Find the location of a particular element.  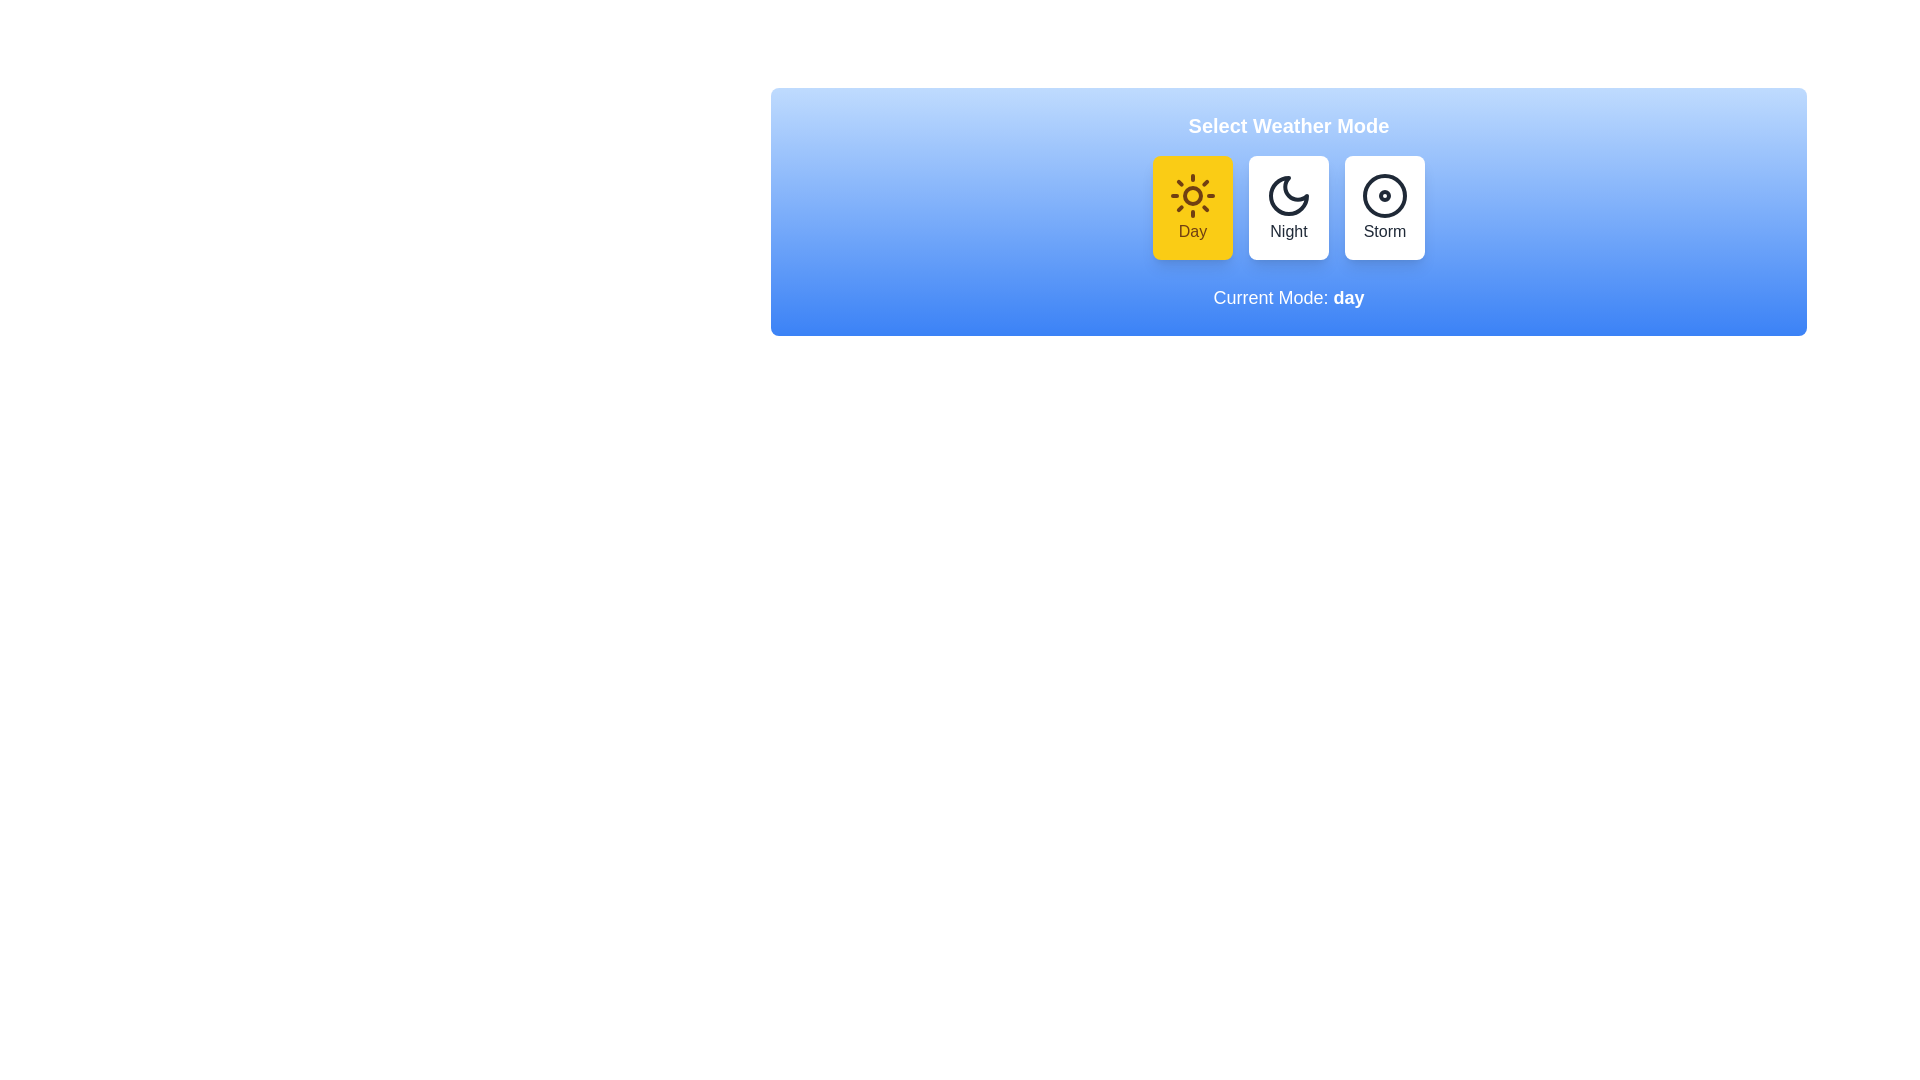

the button labeled Night is located at coordinates (1289, 208).